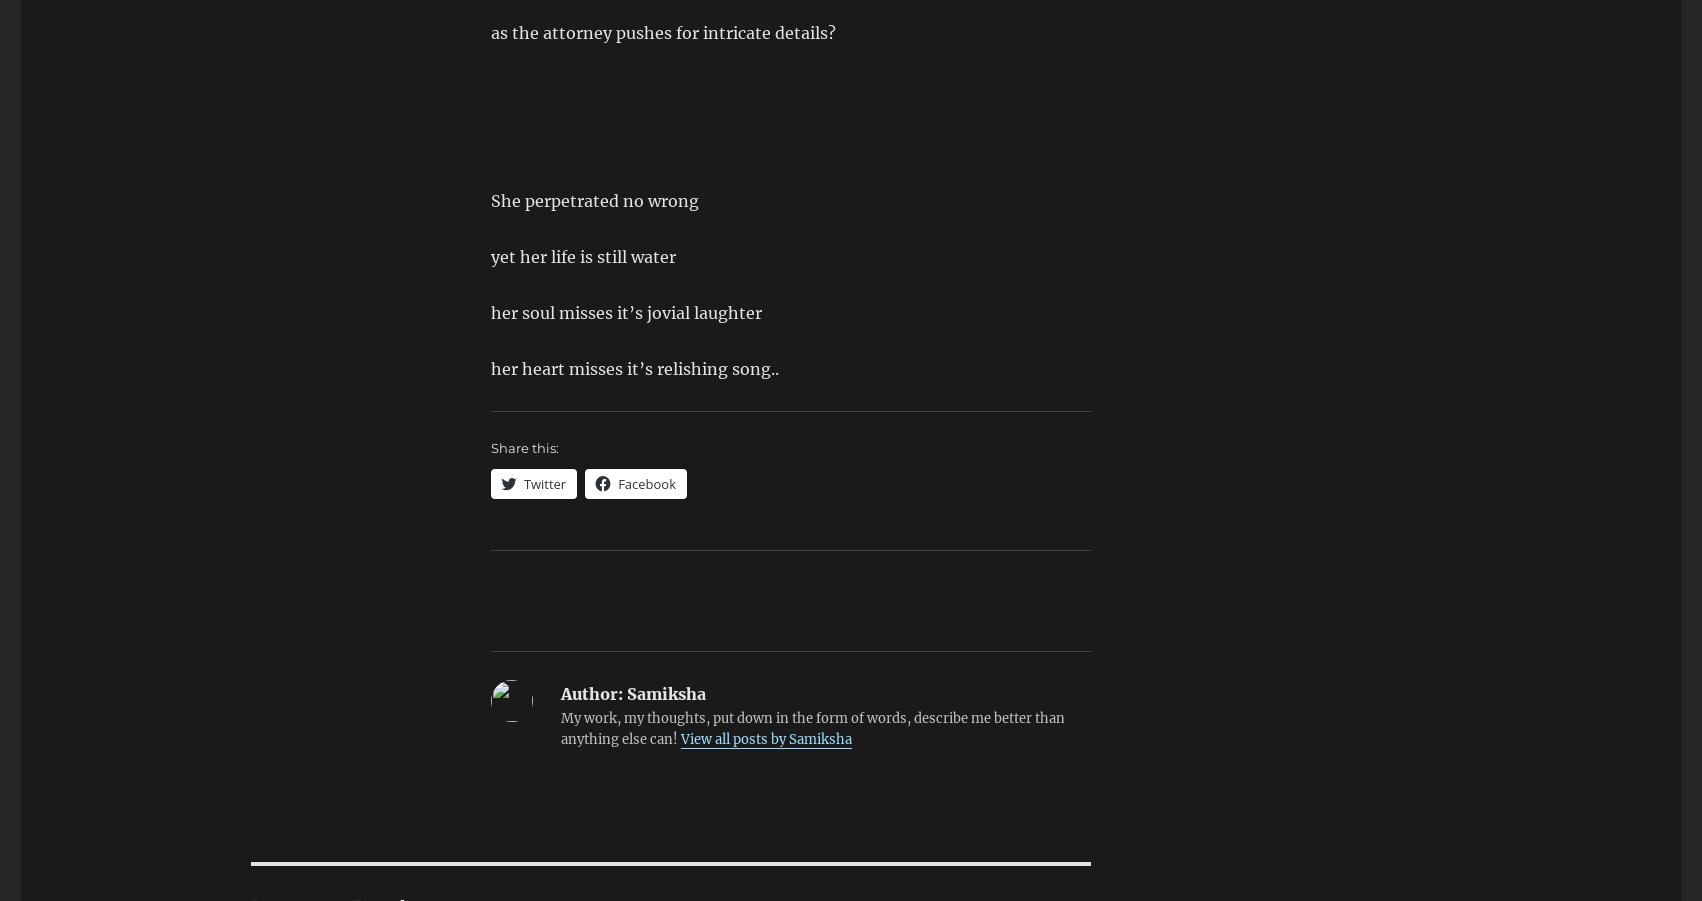 The image size is (1702, 901). What do you see at coordinates (543, 484) in the screenshot?
I see `'Twitter'` at bounding box center [543, 484].